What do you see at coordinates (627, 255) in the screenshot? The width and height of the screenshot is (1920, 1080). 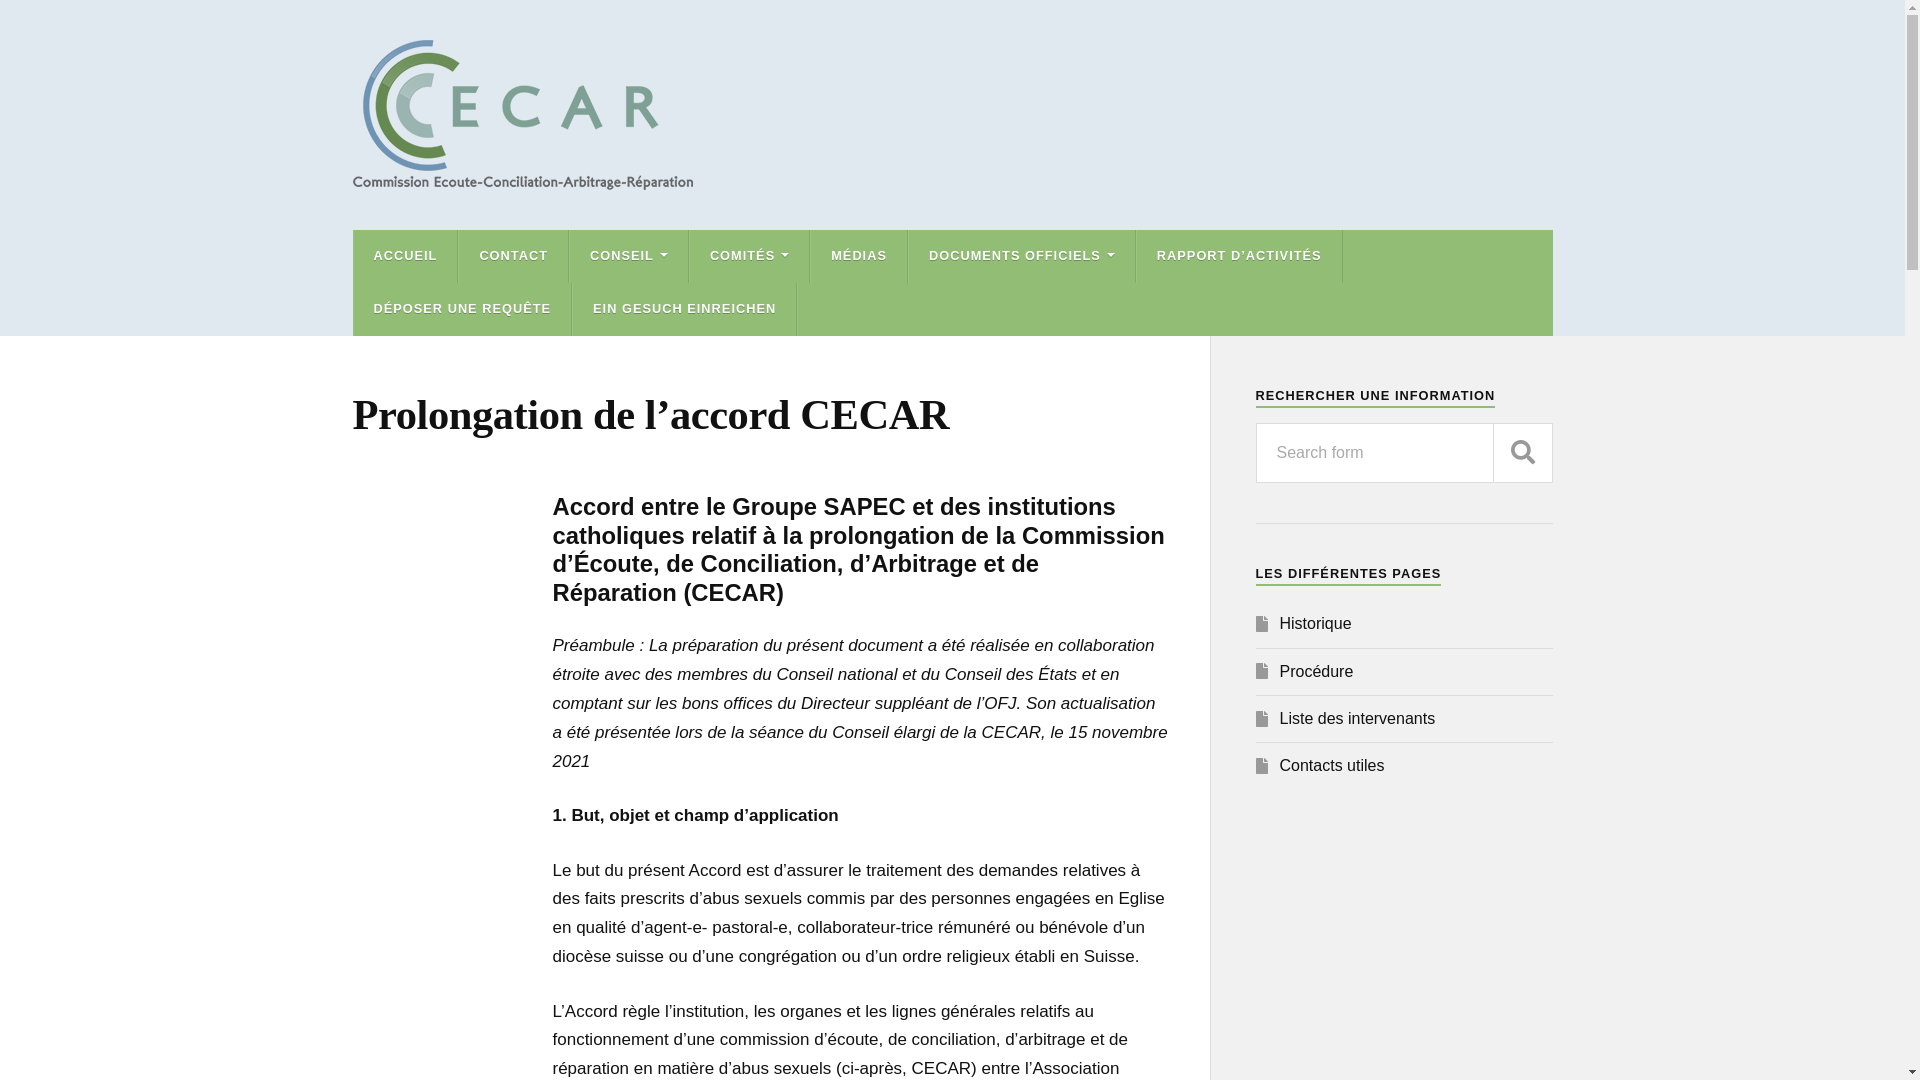 I see `'CONSEIL'` at bounding box center [627, 255].